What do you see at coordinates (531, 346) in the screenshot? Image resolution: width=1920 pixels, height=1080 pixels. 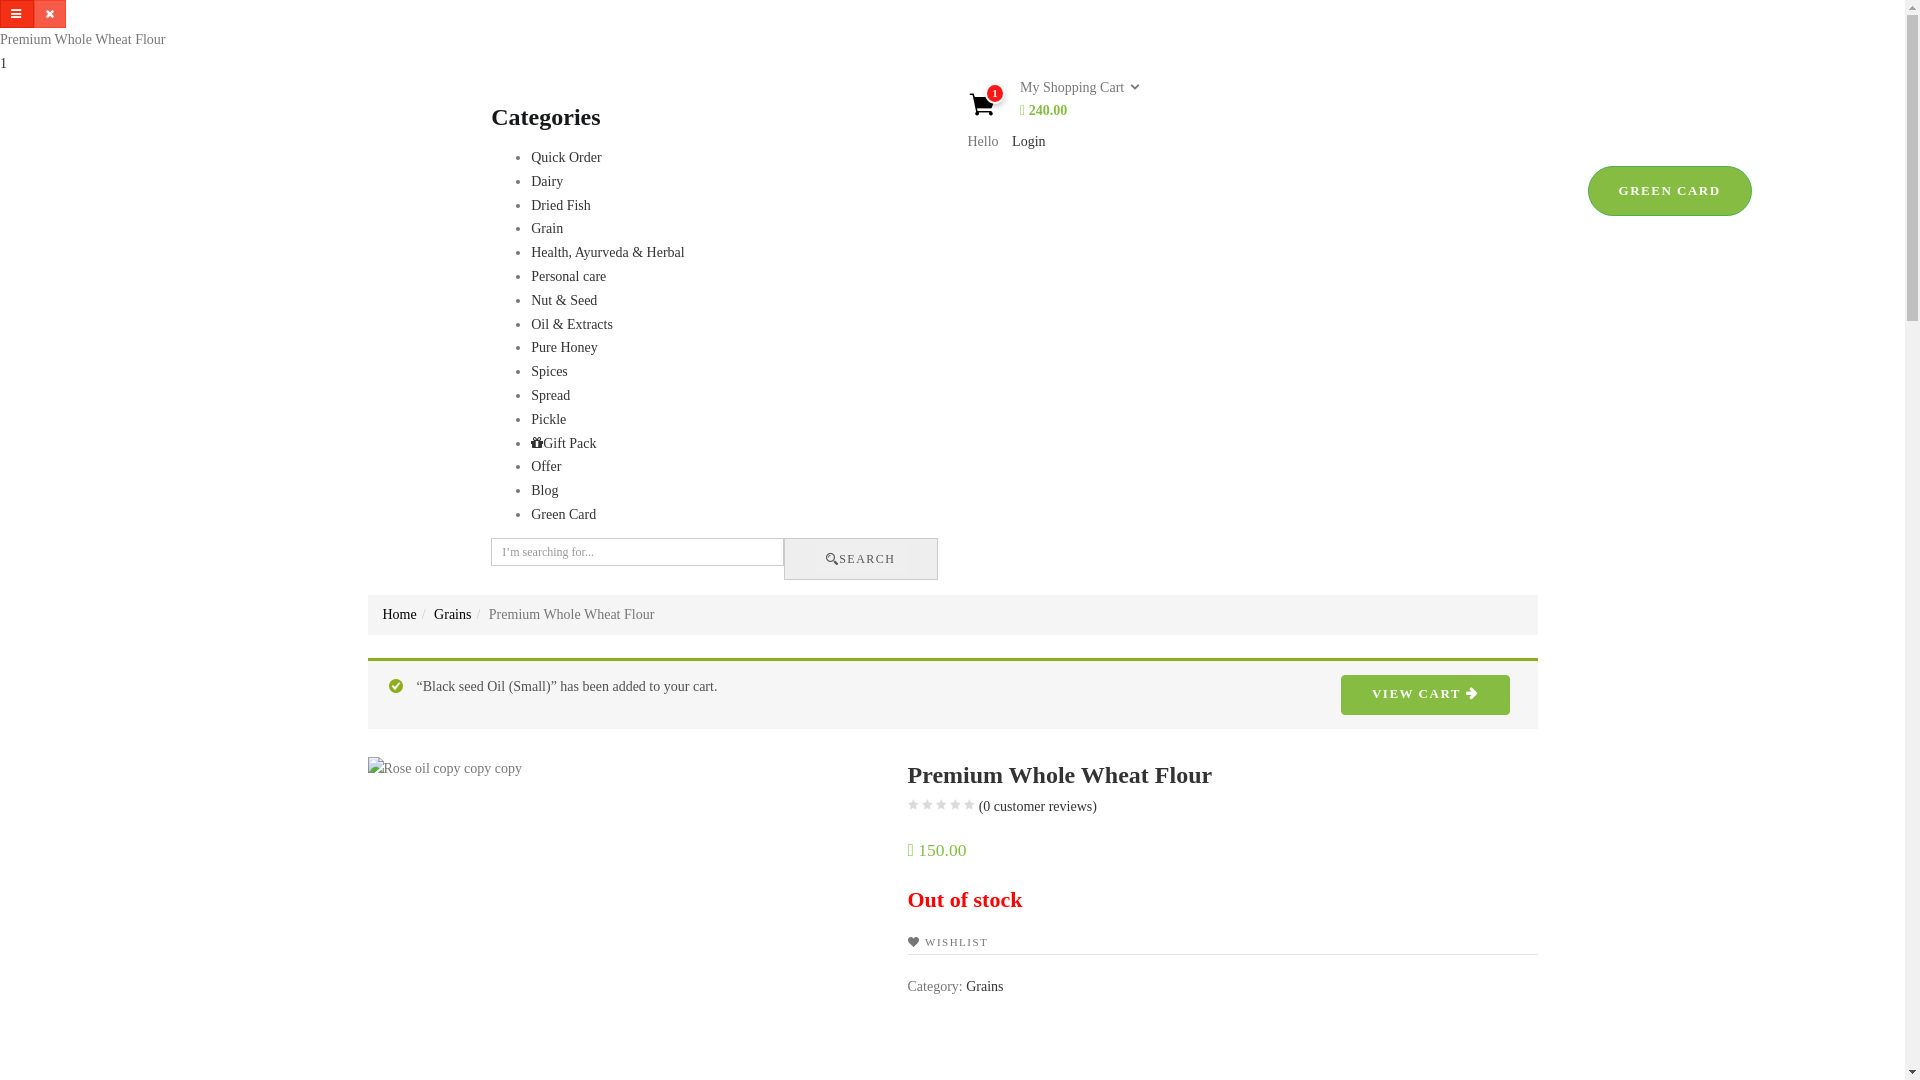 I see `'Pure Honey'` at bounding box center [531, 346].